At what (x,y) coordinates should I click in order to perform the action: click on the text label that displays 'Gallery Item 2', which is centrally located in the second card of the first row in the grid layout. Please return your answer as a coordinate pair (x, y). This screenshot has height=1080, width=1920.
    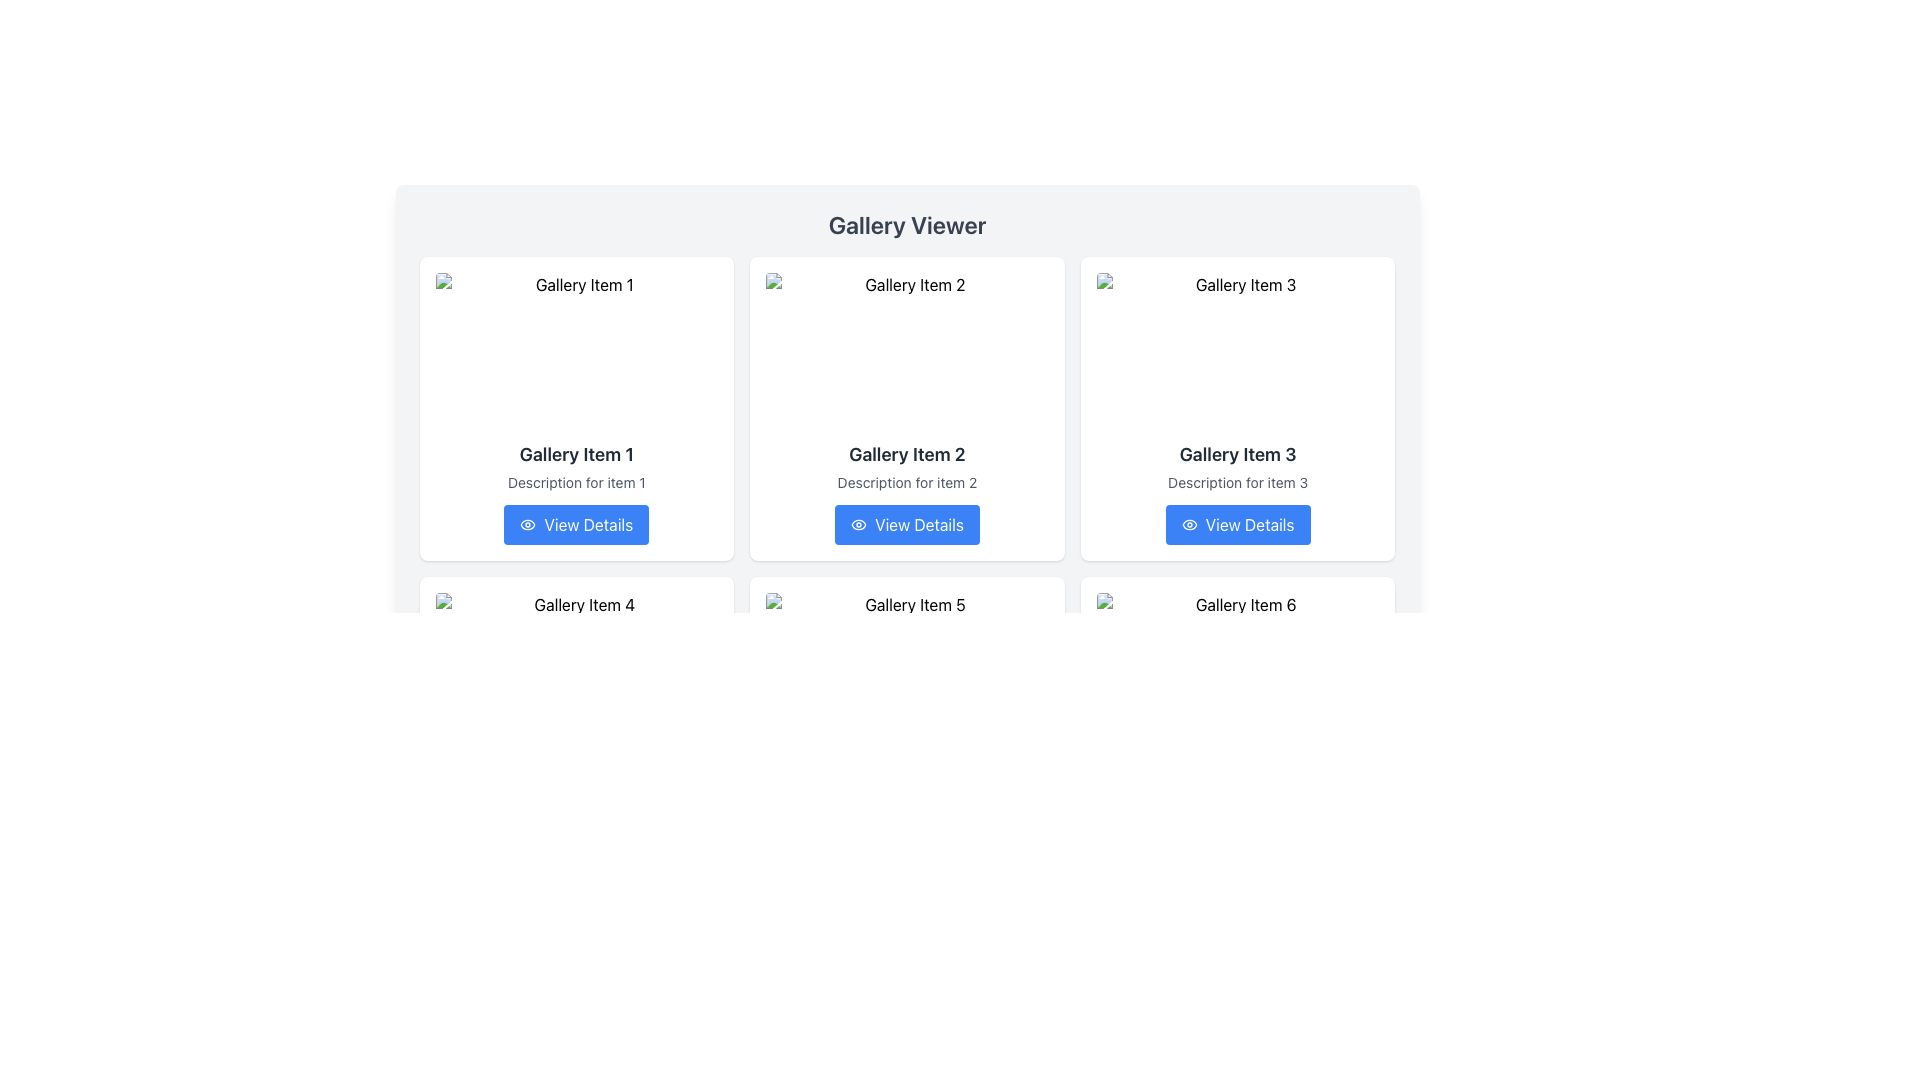
    Looking at the image, I should click on (906, 455).